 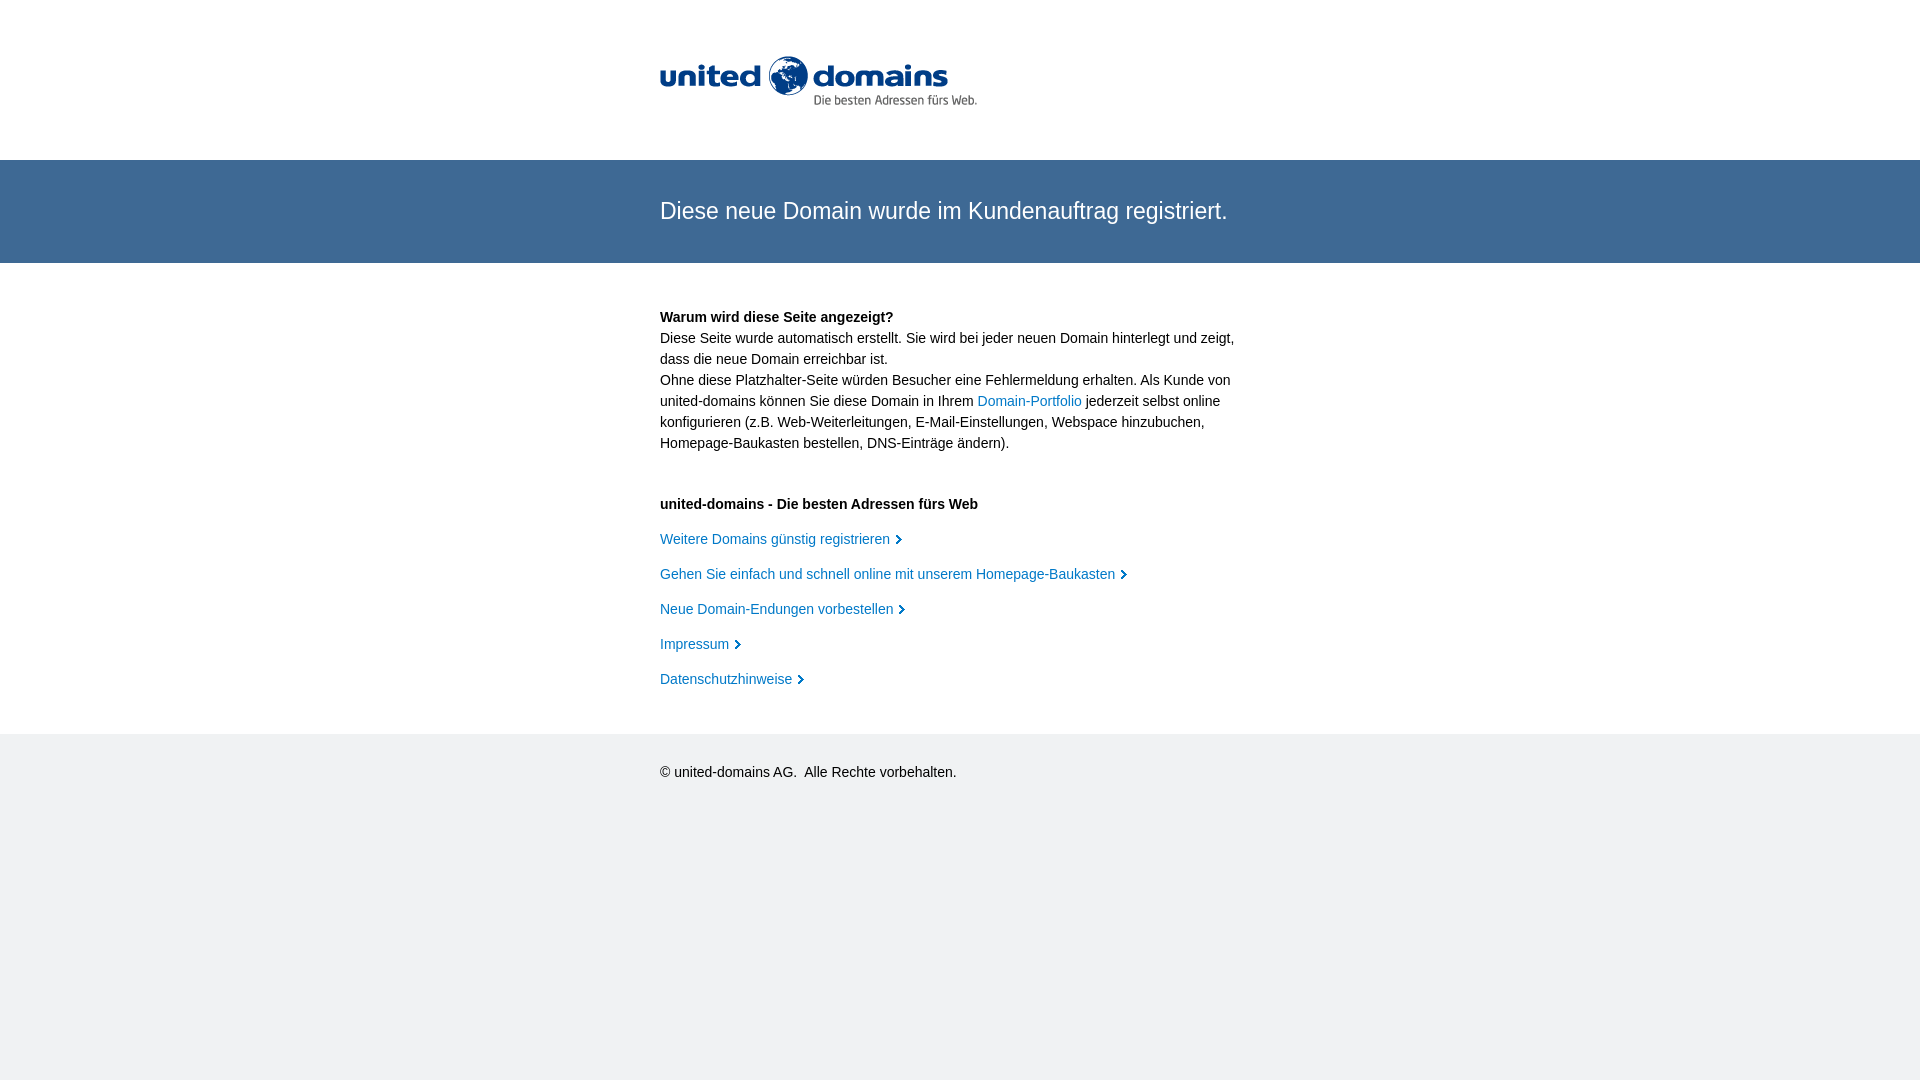 What do you see at coordinates (978, 401) in the screenshot?
I see `'Domain-Portfolio'` at bounding box center [978, 401].